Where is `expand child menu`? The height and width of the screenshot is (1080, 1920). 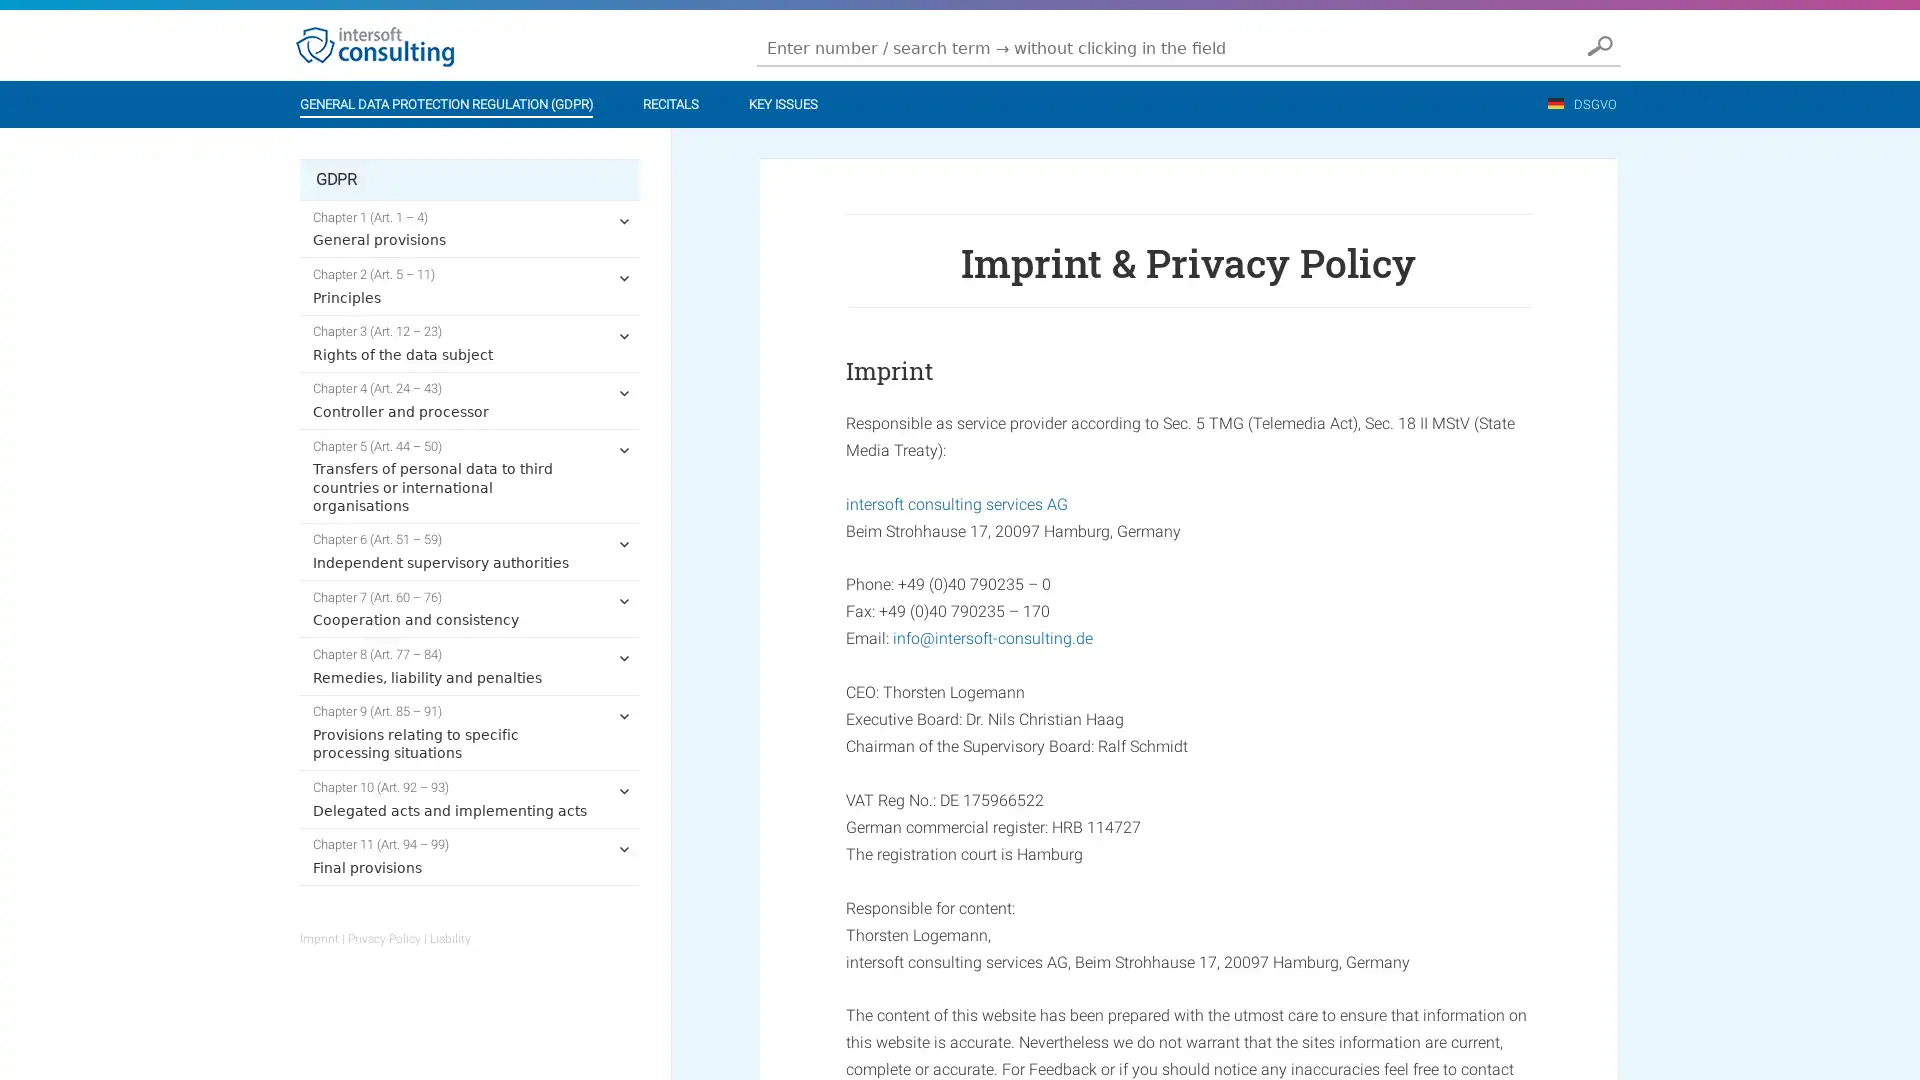
expand child menu is located at coordinates (623, 450).